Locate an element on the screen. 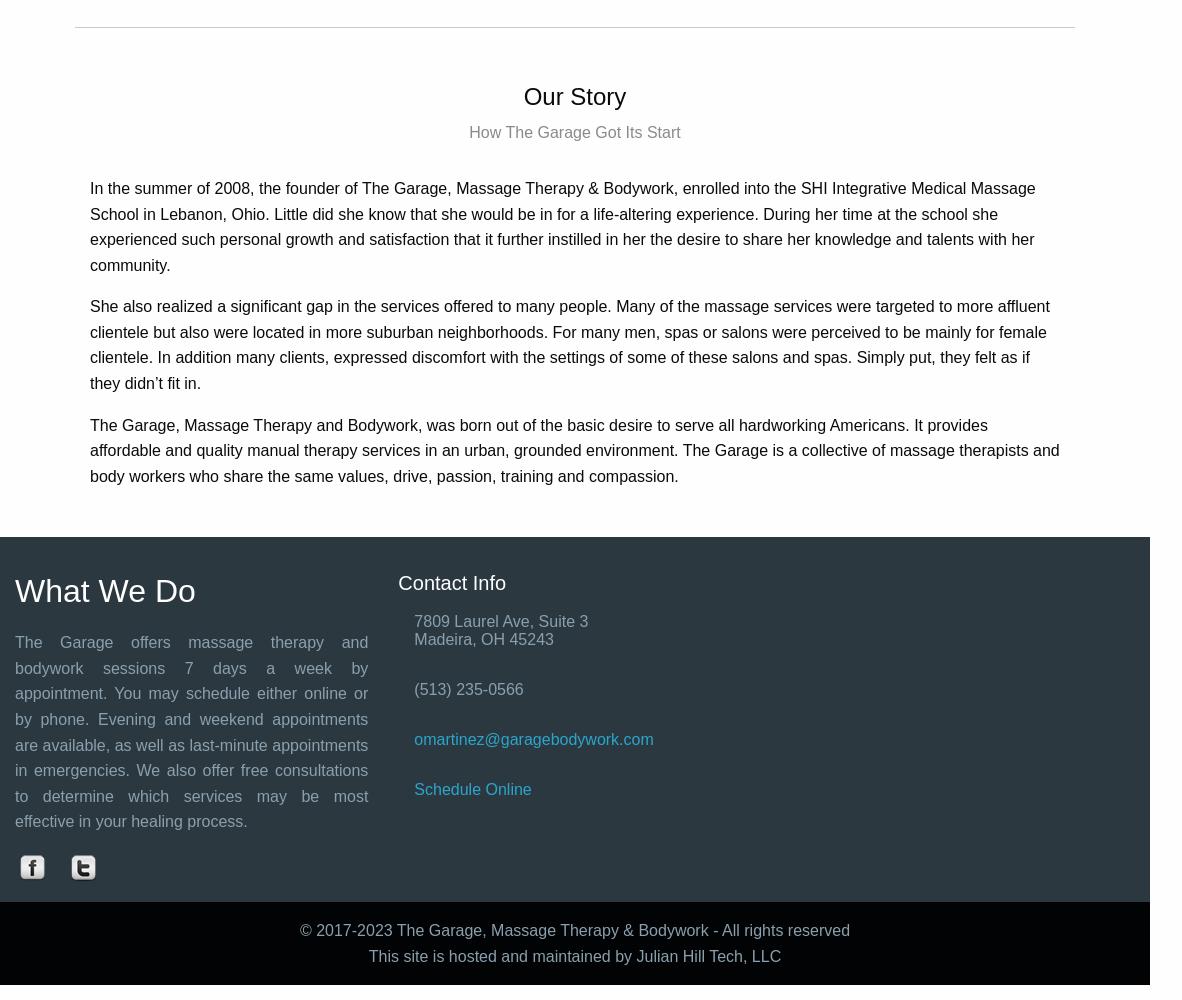  '© 2017-2023 The Garage, Massage Therapy & Bodywork - All rights reserved' is located at coordinates (574, 929).